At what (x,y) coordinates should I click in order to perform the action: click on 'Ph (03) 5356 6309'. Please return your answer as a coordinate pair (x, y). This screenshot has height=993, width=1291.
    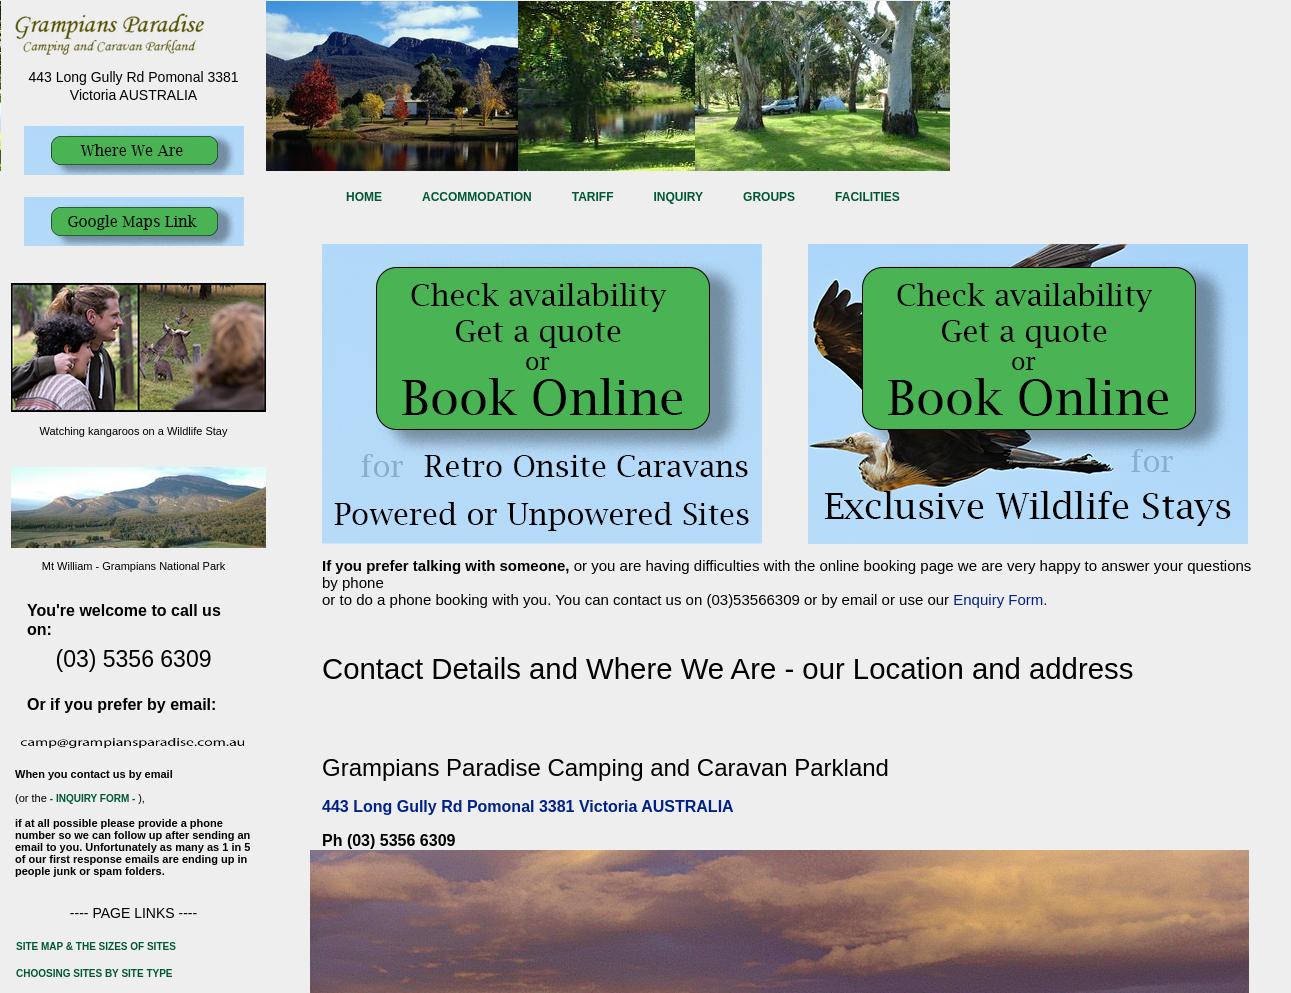
    Looking at the image, I should click on (321, 840).